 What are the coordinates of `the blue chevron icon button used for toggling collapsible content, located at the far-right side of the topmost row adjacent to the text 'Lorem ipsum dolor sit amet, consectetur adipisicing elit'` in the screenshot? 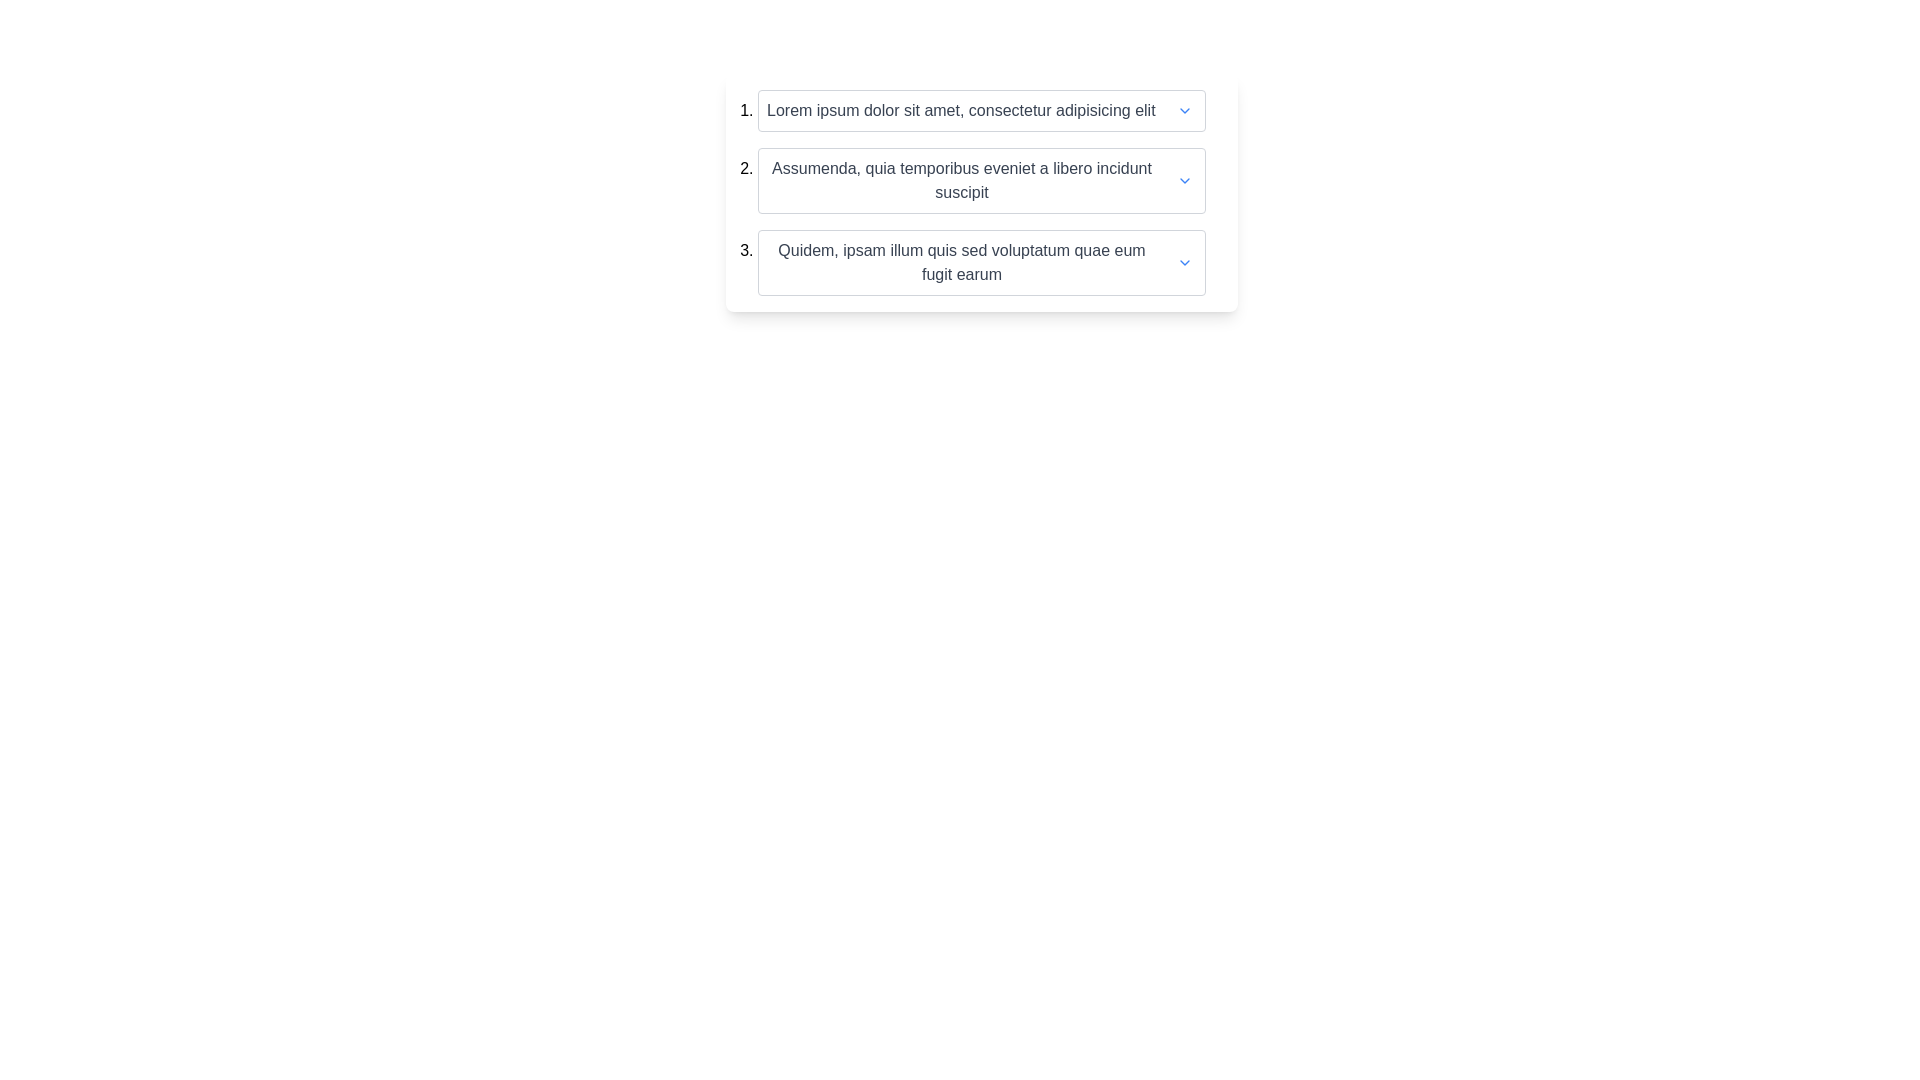 It's located at (1185, 111).